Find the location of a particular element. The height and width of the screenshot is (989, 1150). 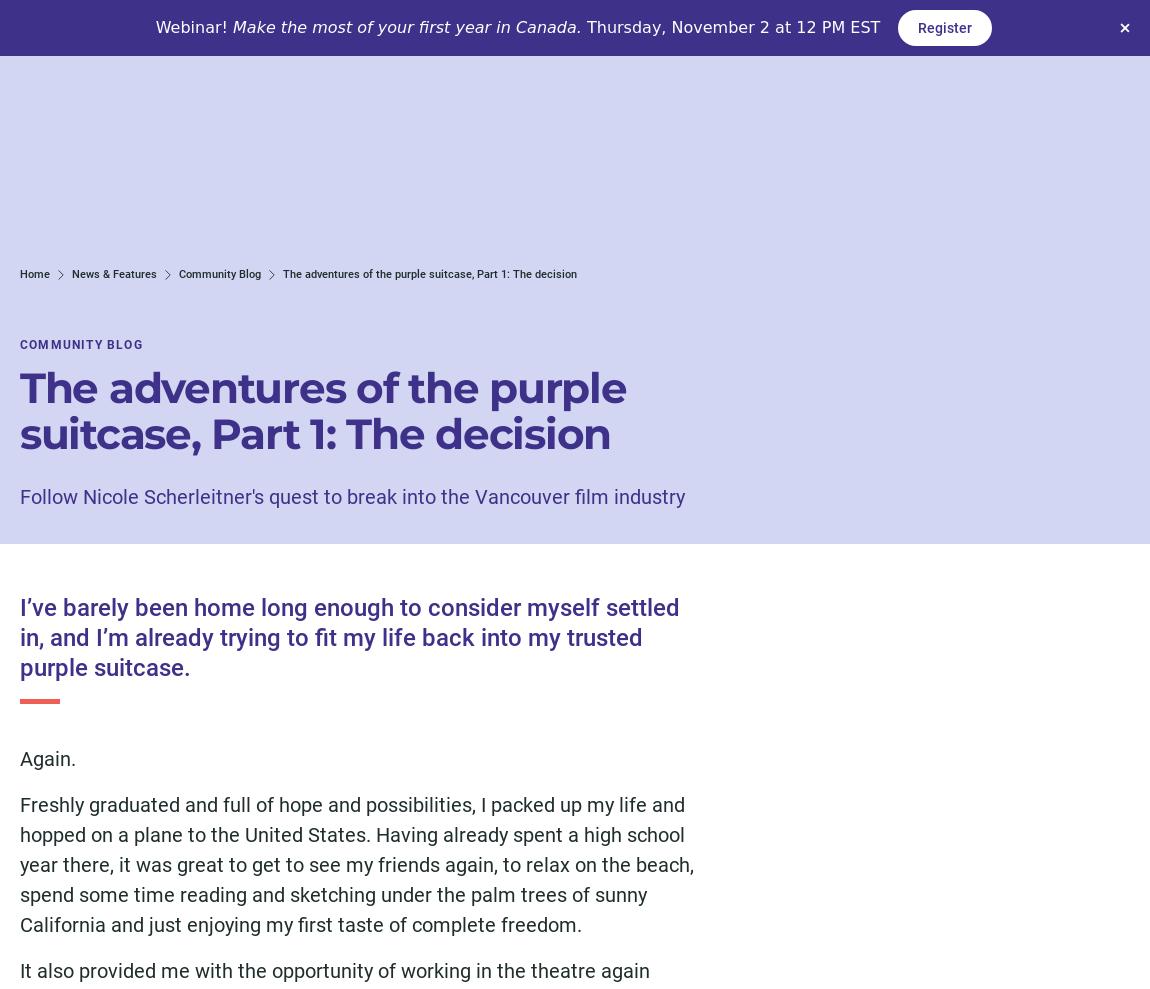

'It never gets easier leaving them, even knowing it’s temporary. A whole year of moments, celebrations that I wont be part of. But at the same time, it’s a full year of me working to make my dreams come true, to meet new people that will hopefully become friends and family, and enjoy experiences I would never be able to enjoy otherwise.' is located at coordinates (356, 174).